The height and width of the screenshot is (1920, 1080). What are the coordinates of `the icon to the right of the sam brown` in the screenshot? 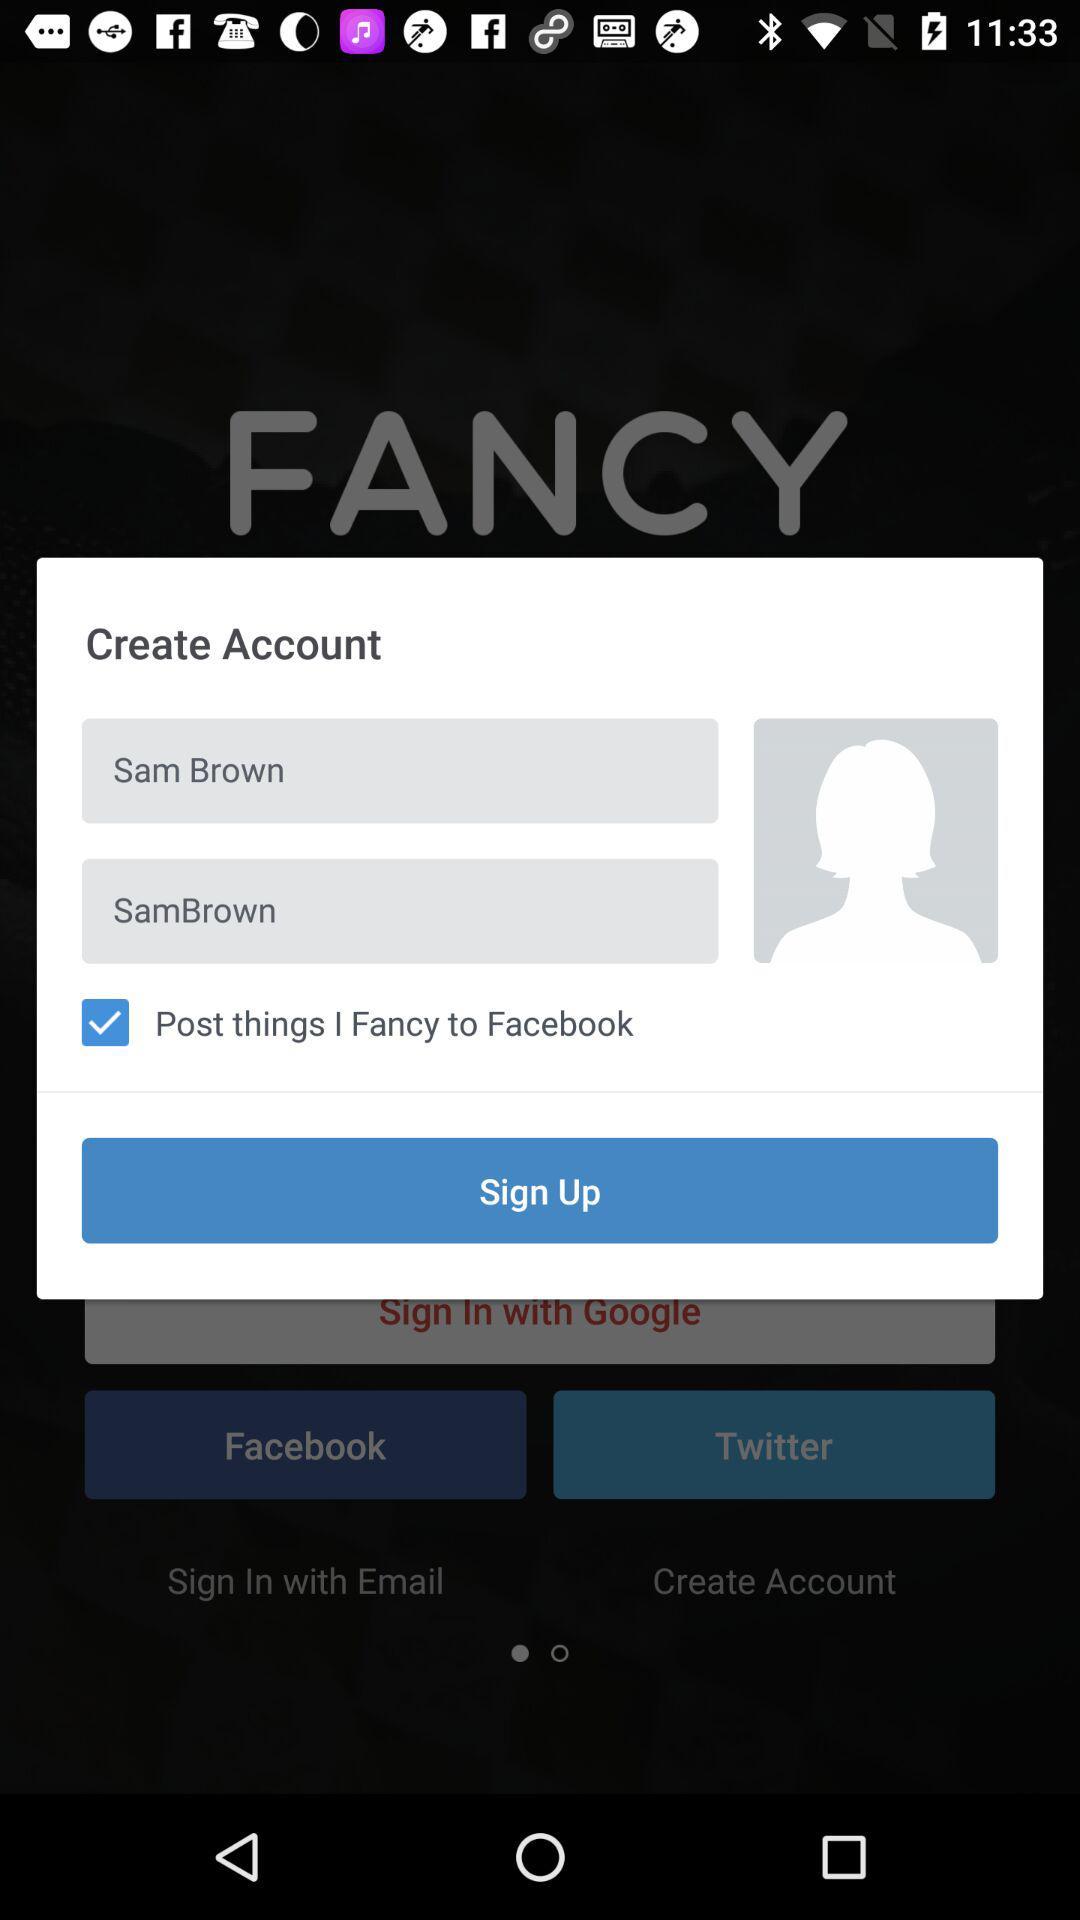 It's located at (874, 840).